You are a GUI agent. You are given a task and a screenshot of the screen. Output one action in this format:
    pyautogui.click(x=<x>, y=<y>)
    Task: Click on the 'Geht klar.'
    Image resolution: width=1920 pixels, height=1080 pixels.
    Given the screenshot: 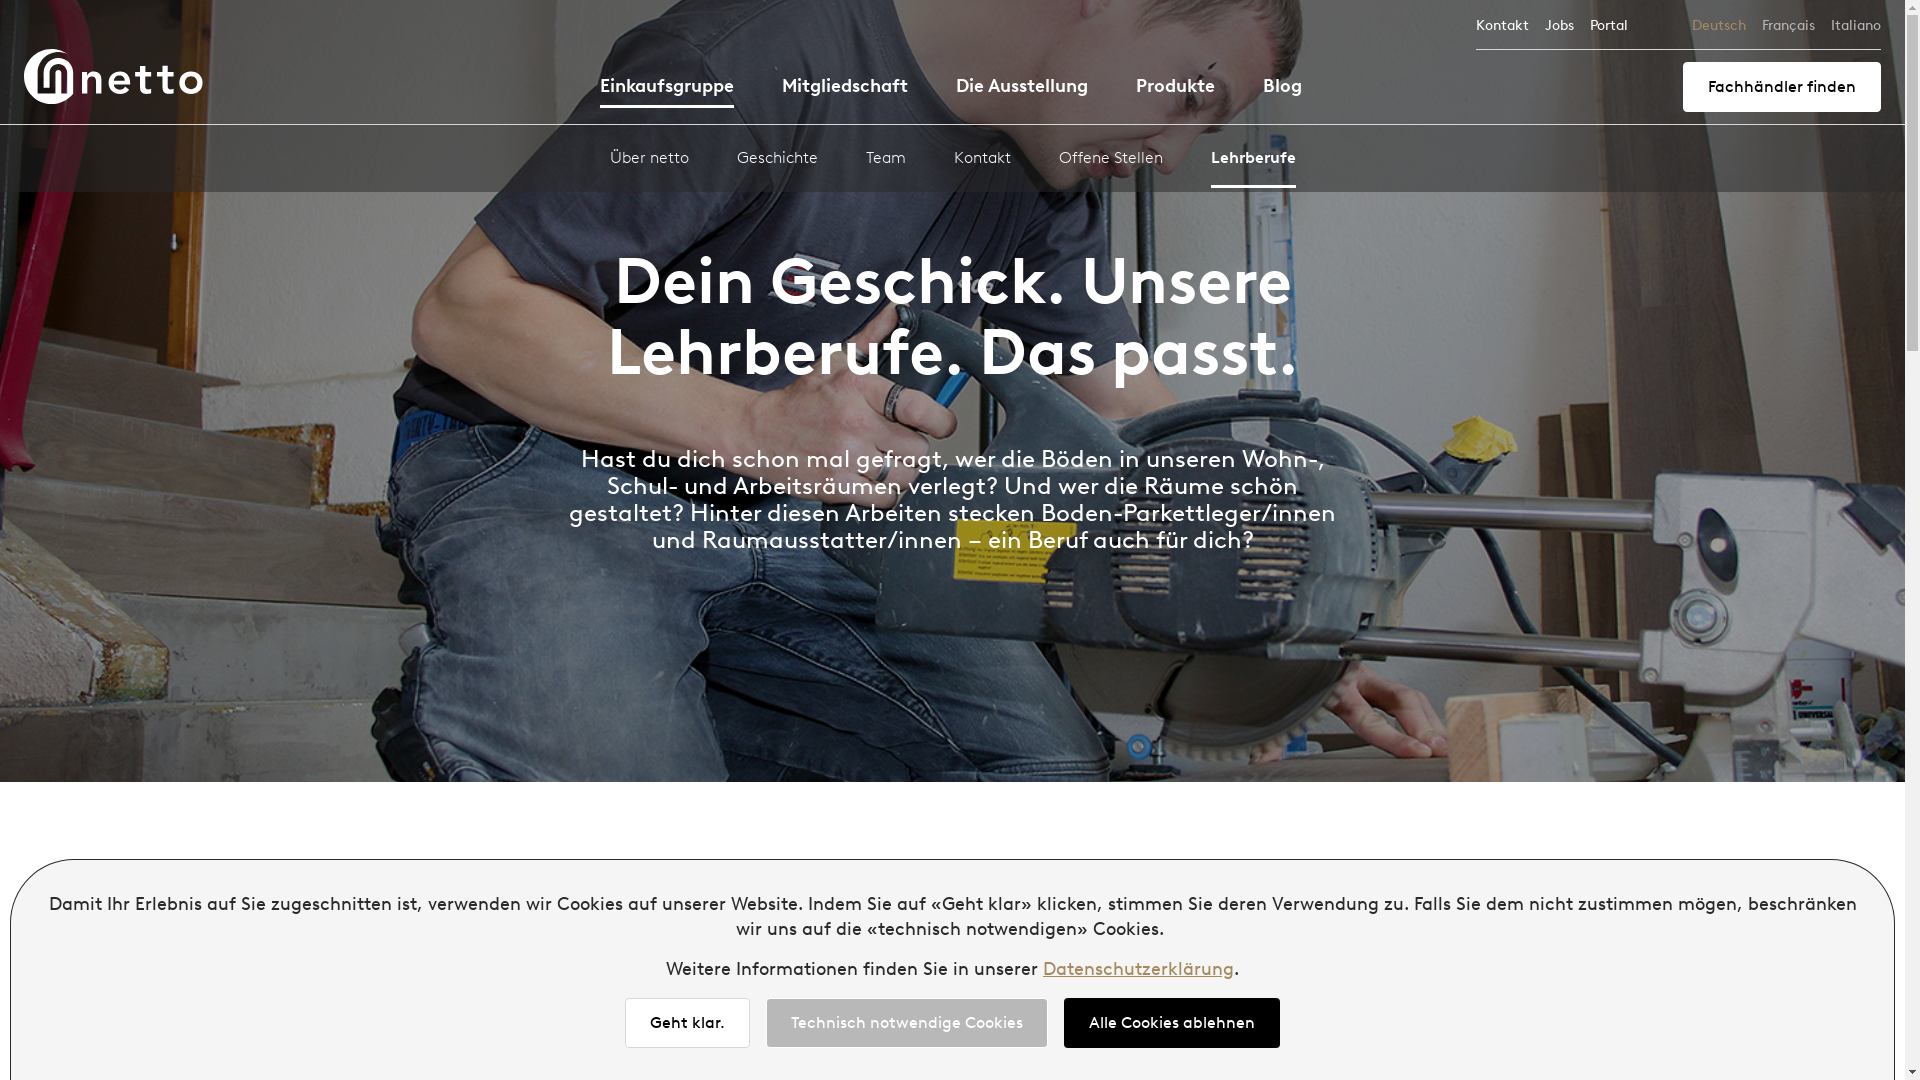 What is the action you would take?
    pyautogui.click(x=687, y=1022)
    